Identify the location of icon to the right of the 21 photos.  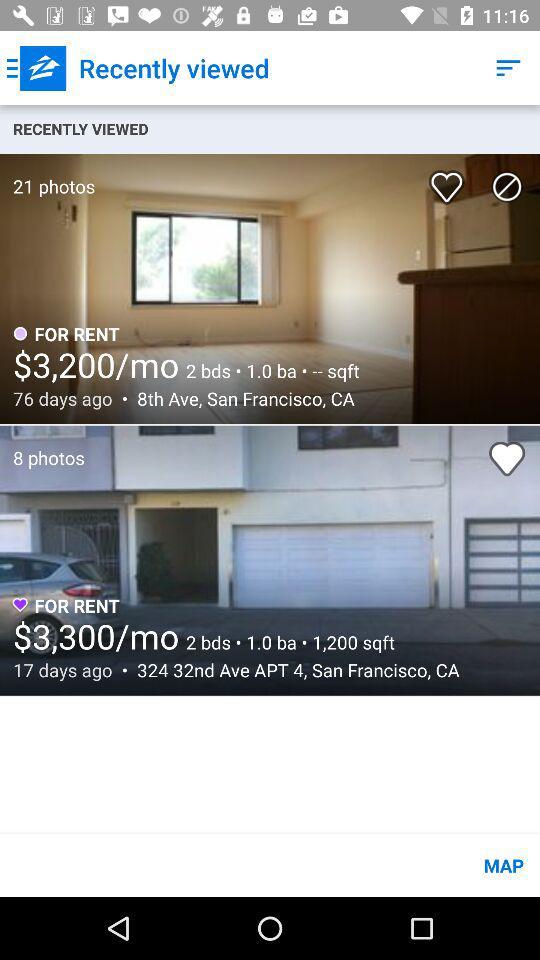
(450, 179).